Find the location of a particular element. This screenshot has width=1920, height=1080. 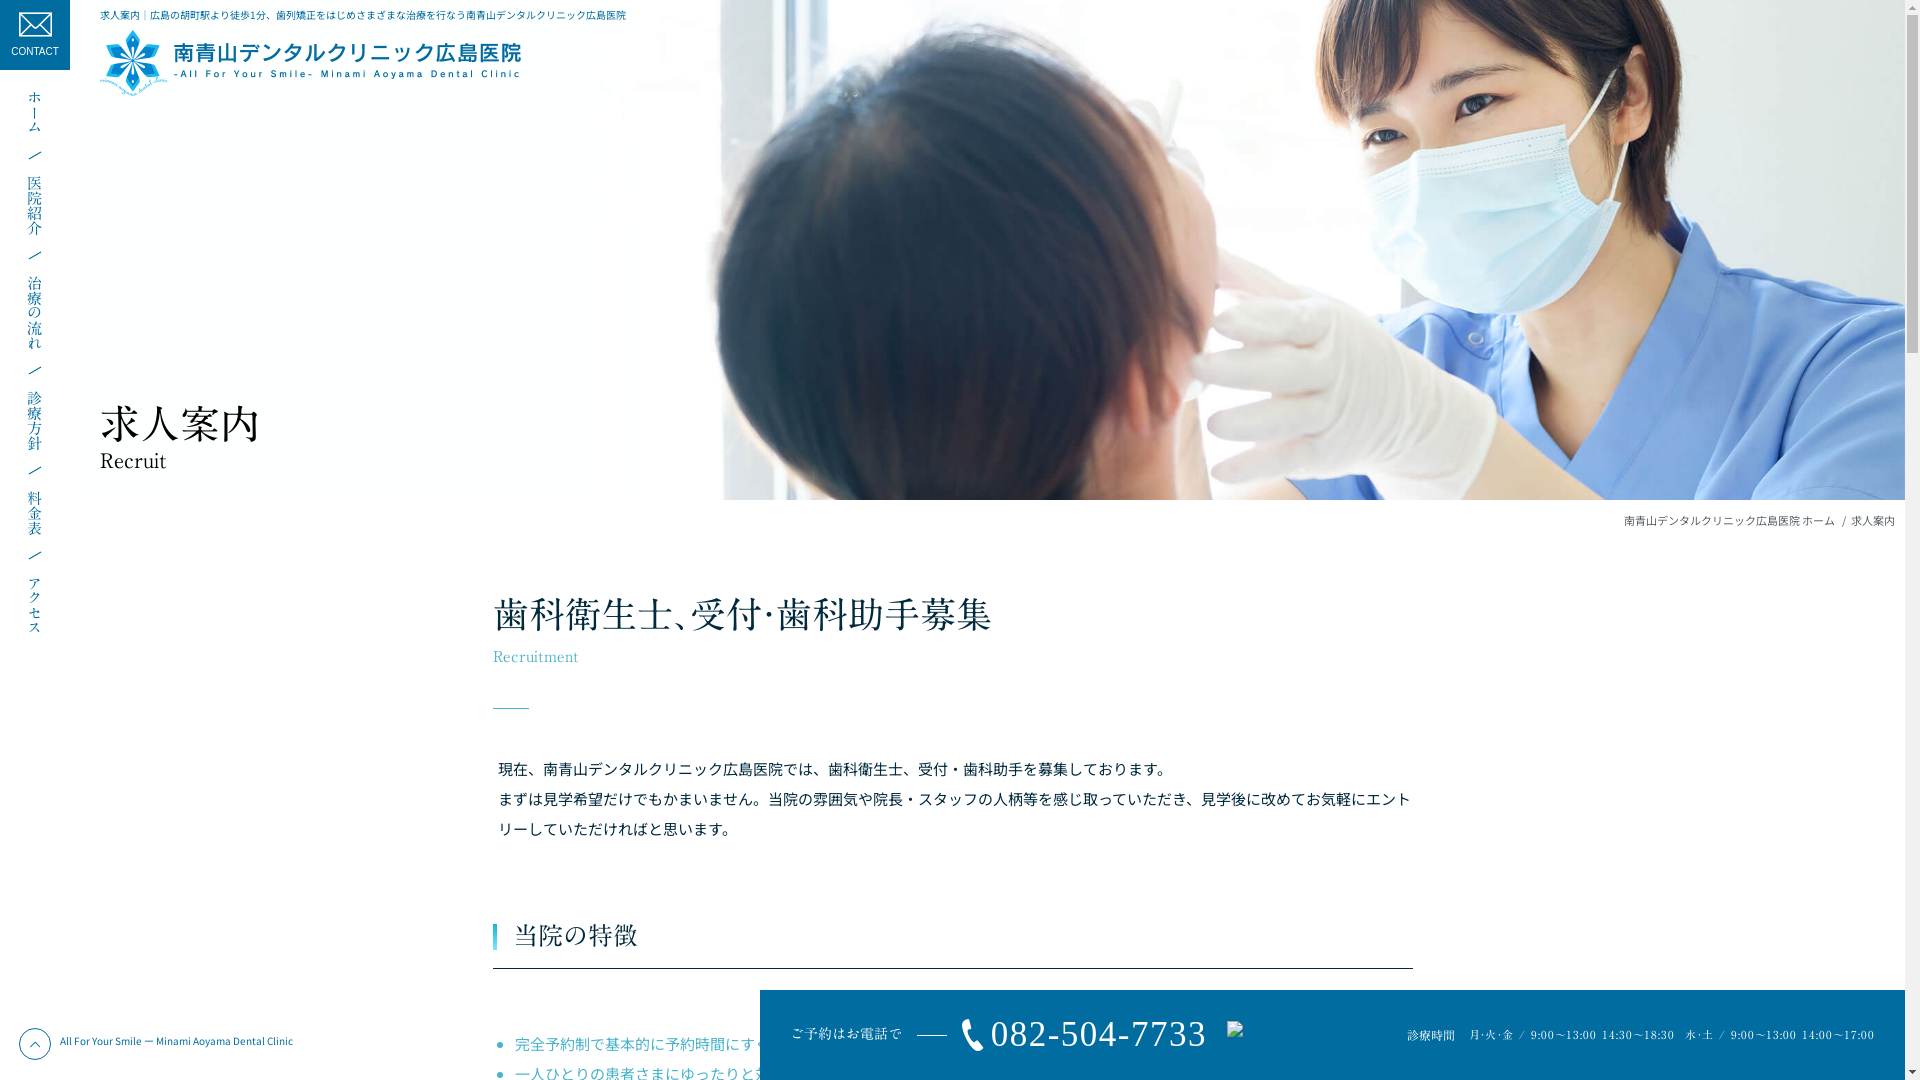

'082-504-7733' is located at coordinates (1075, 1035).